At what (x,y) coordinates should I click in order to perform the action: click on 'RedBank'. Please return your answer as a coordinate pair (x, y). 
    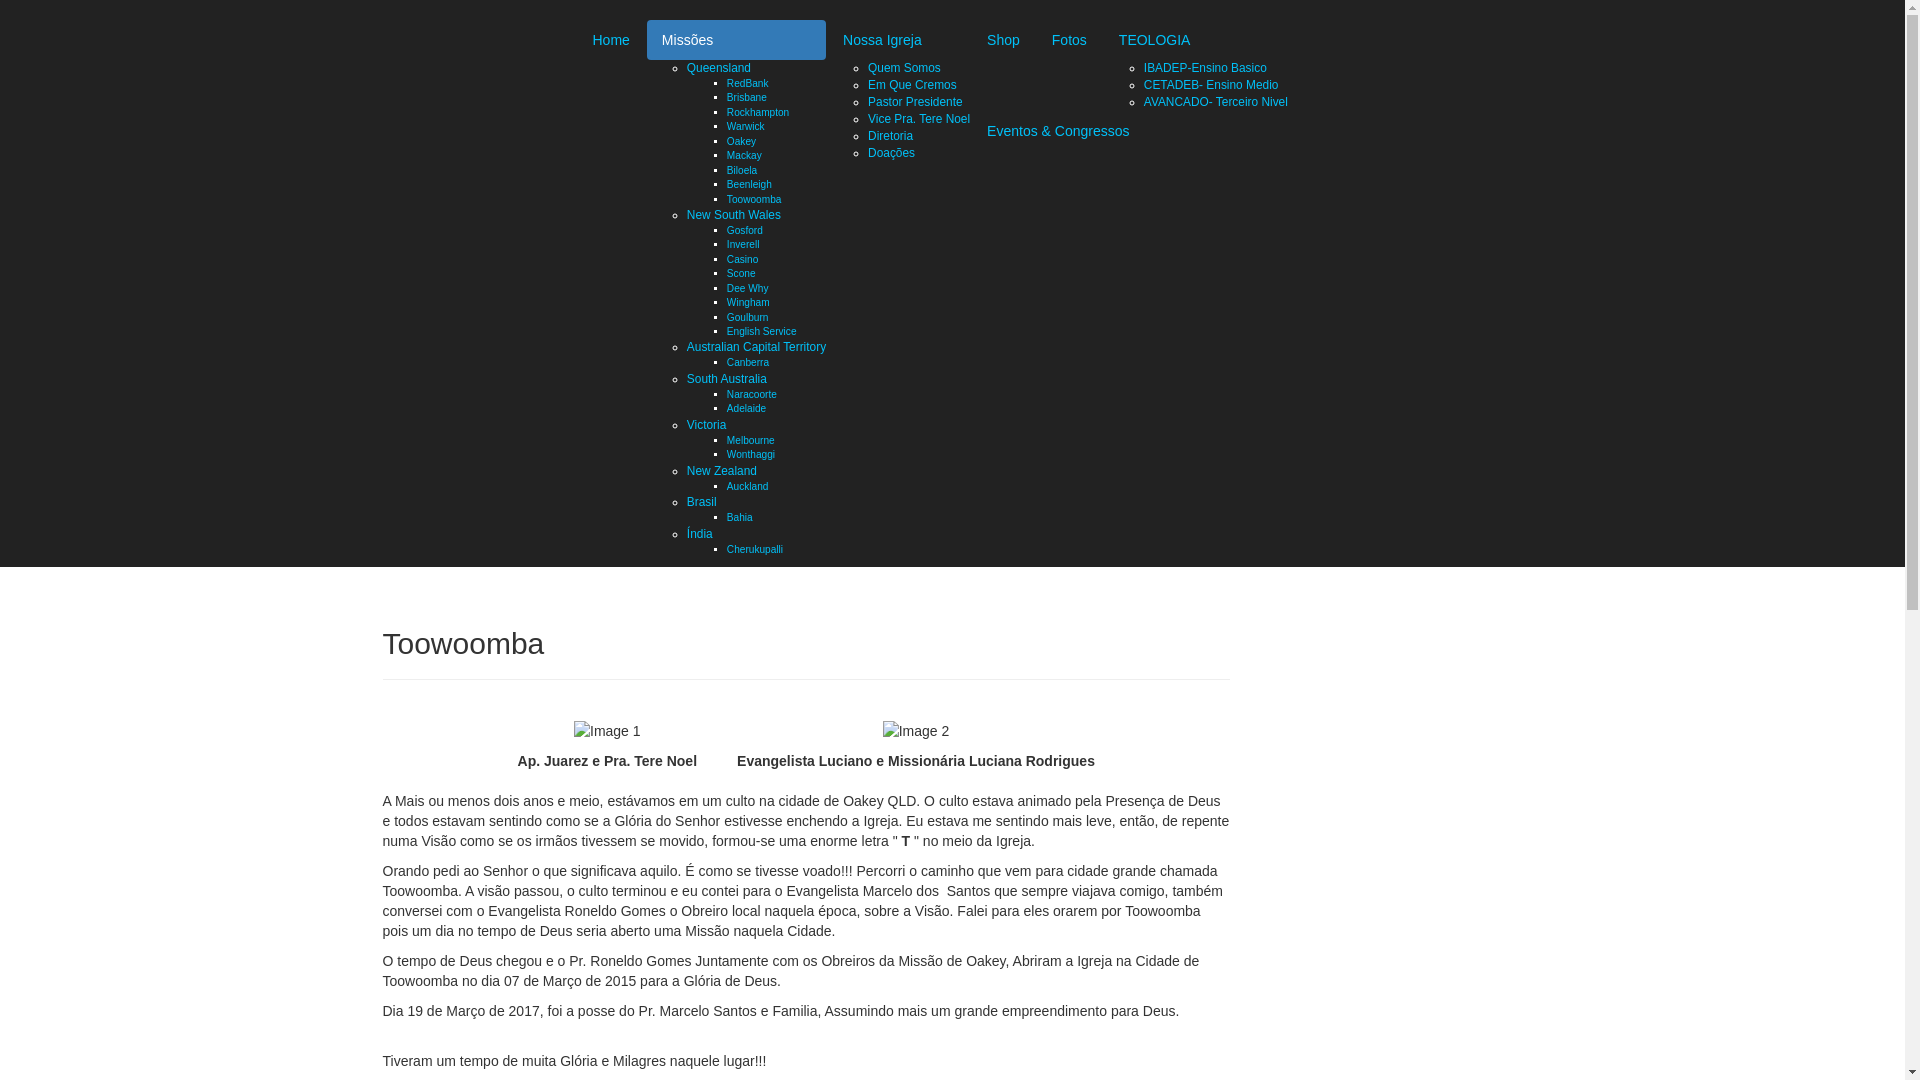
    Looking at the image, I should click on (747, 82).